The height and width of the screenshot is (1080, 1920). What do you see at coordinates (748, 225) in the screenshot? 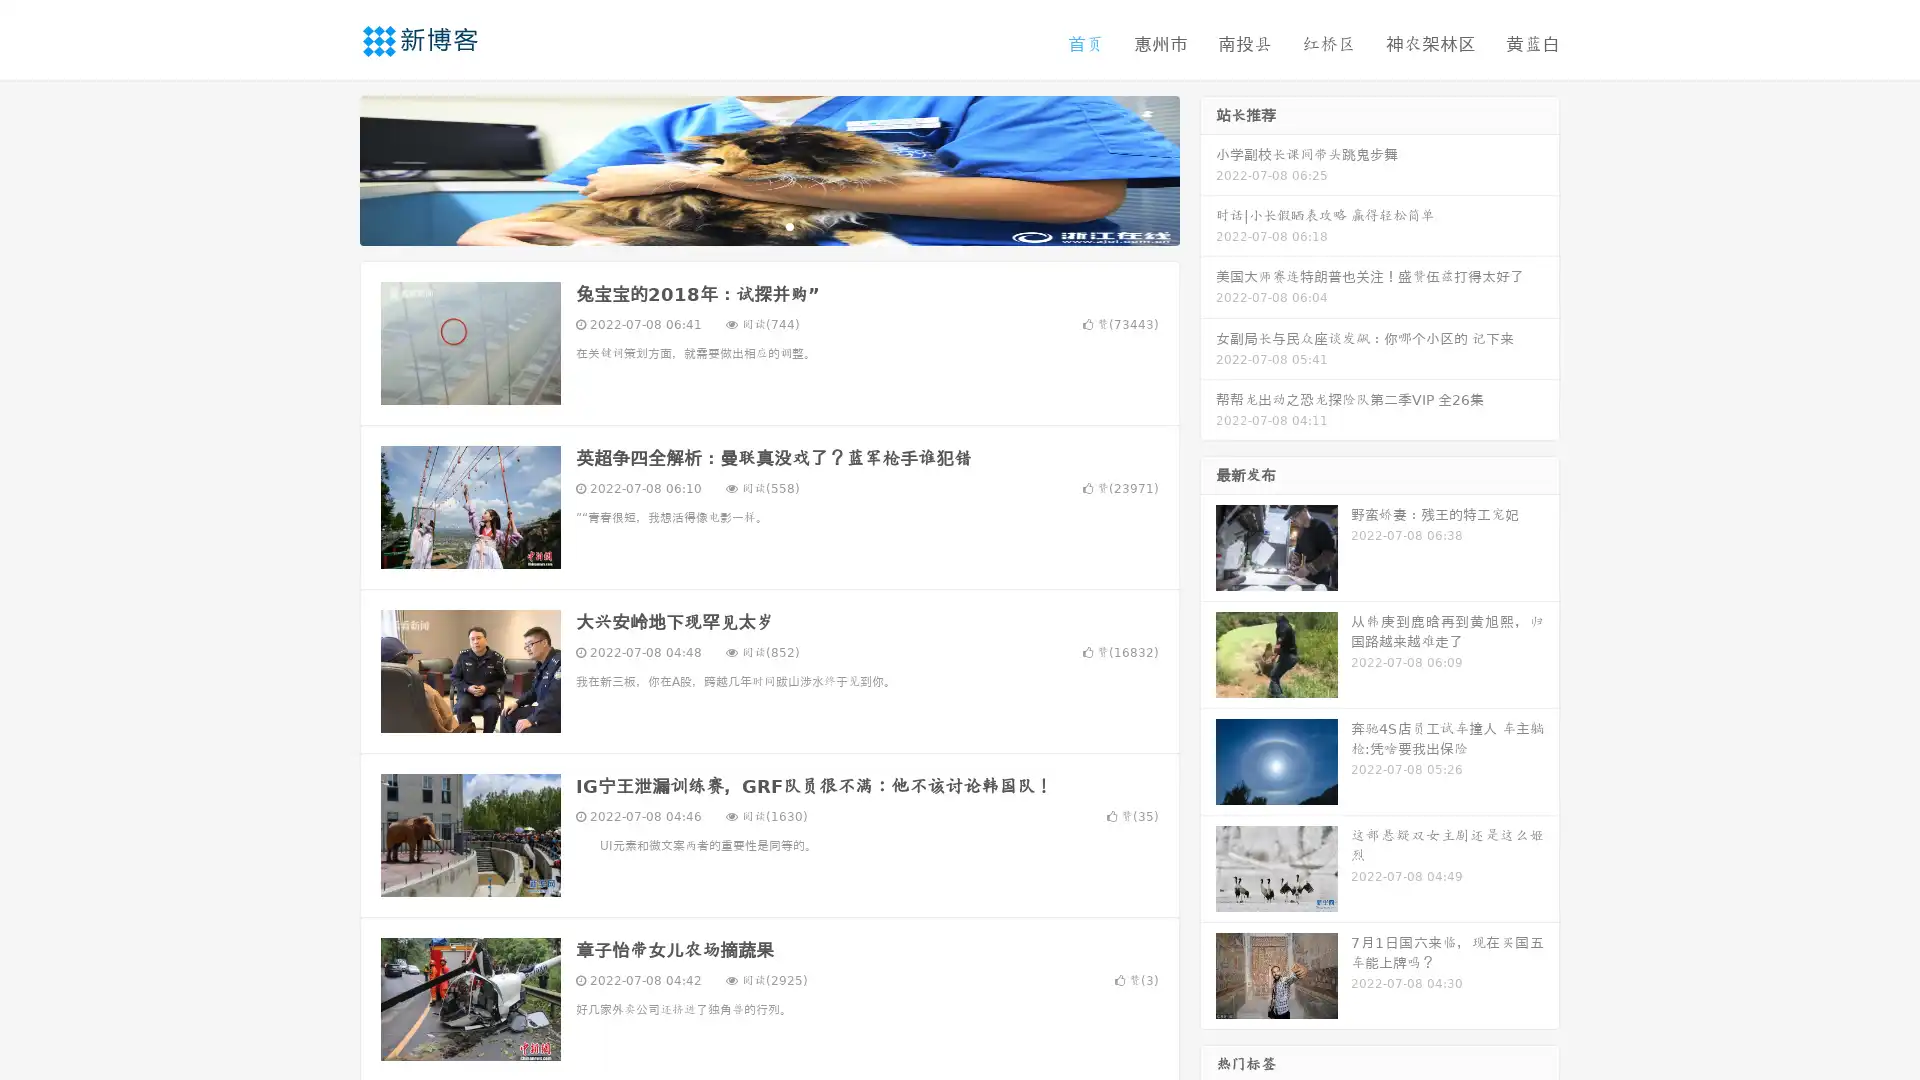
I see `Go to slide 1` at bounding box center [748, 225].